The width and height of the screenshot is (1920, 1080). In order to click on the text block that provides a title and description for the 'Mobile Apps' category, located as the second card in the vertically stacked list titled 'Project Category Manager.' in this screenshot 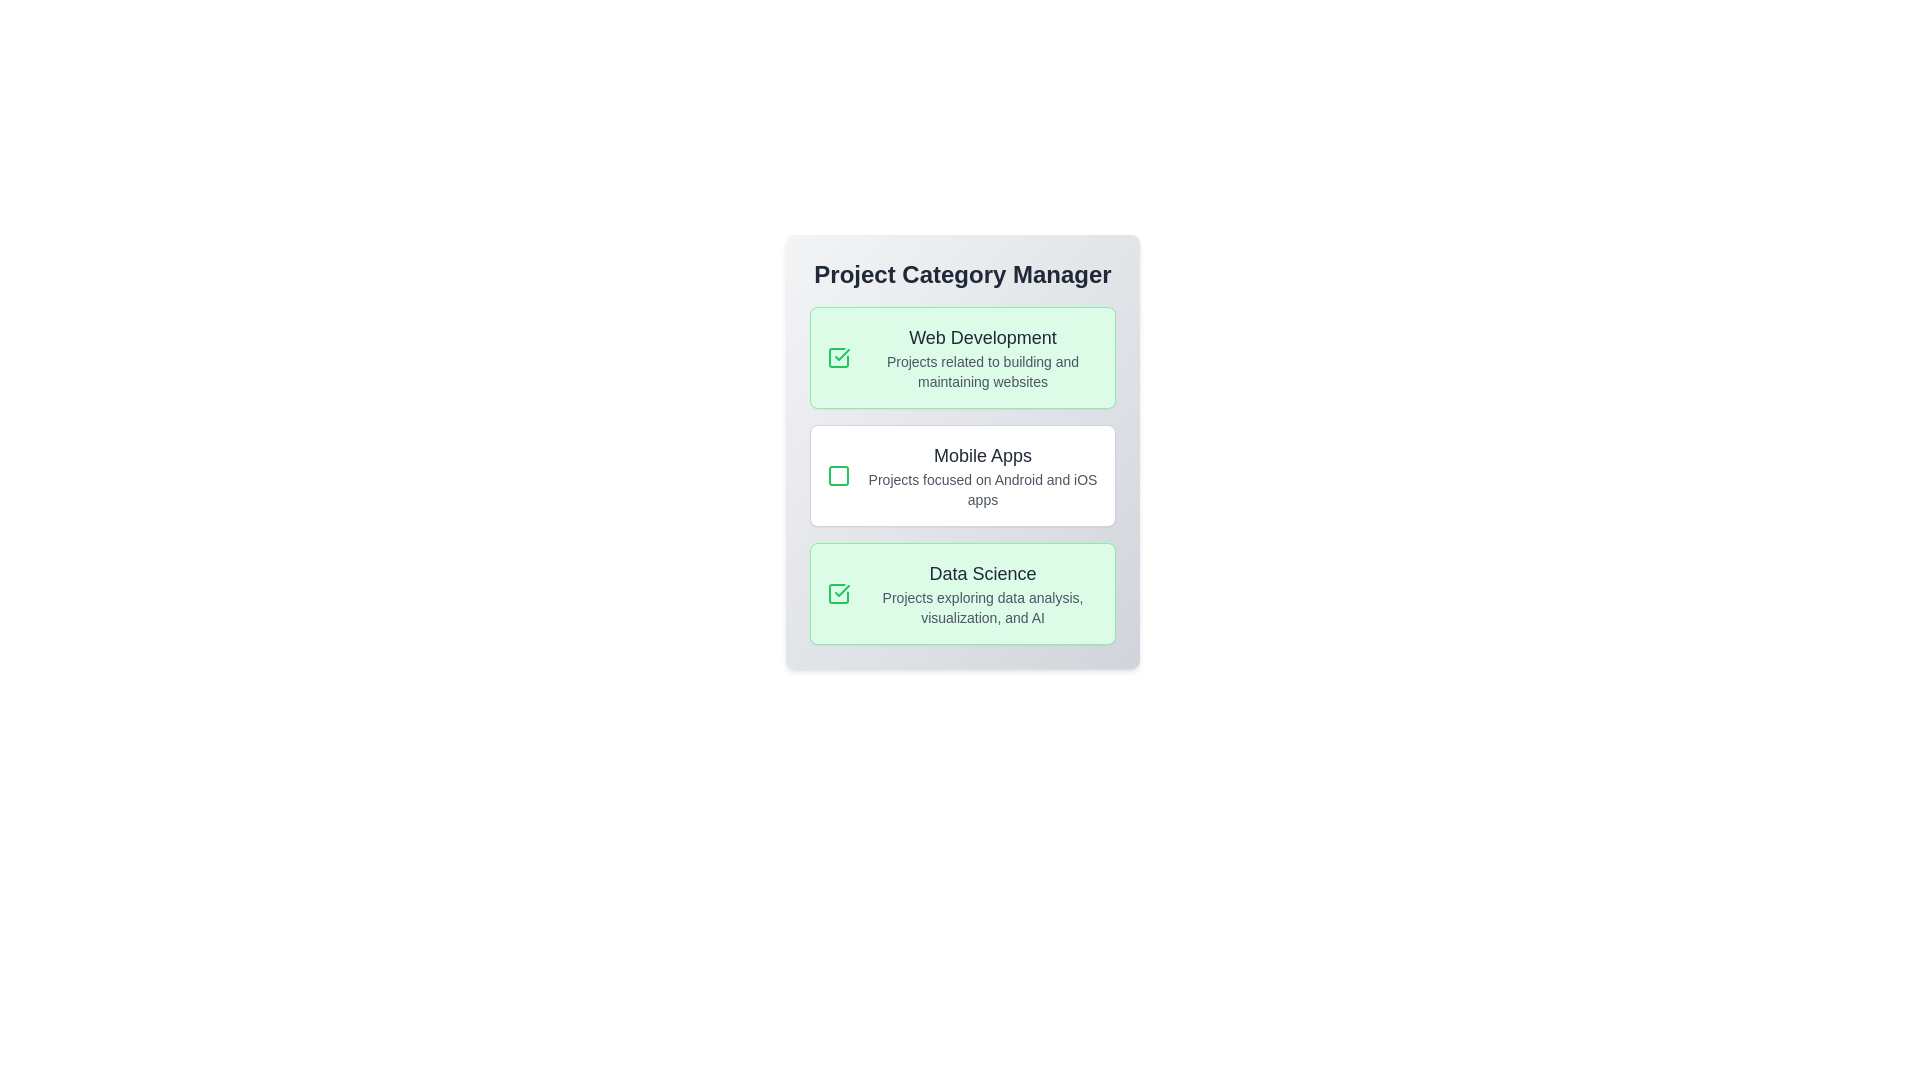, I will do `click(983, 475)`.